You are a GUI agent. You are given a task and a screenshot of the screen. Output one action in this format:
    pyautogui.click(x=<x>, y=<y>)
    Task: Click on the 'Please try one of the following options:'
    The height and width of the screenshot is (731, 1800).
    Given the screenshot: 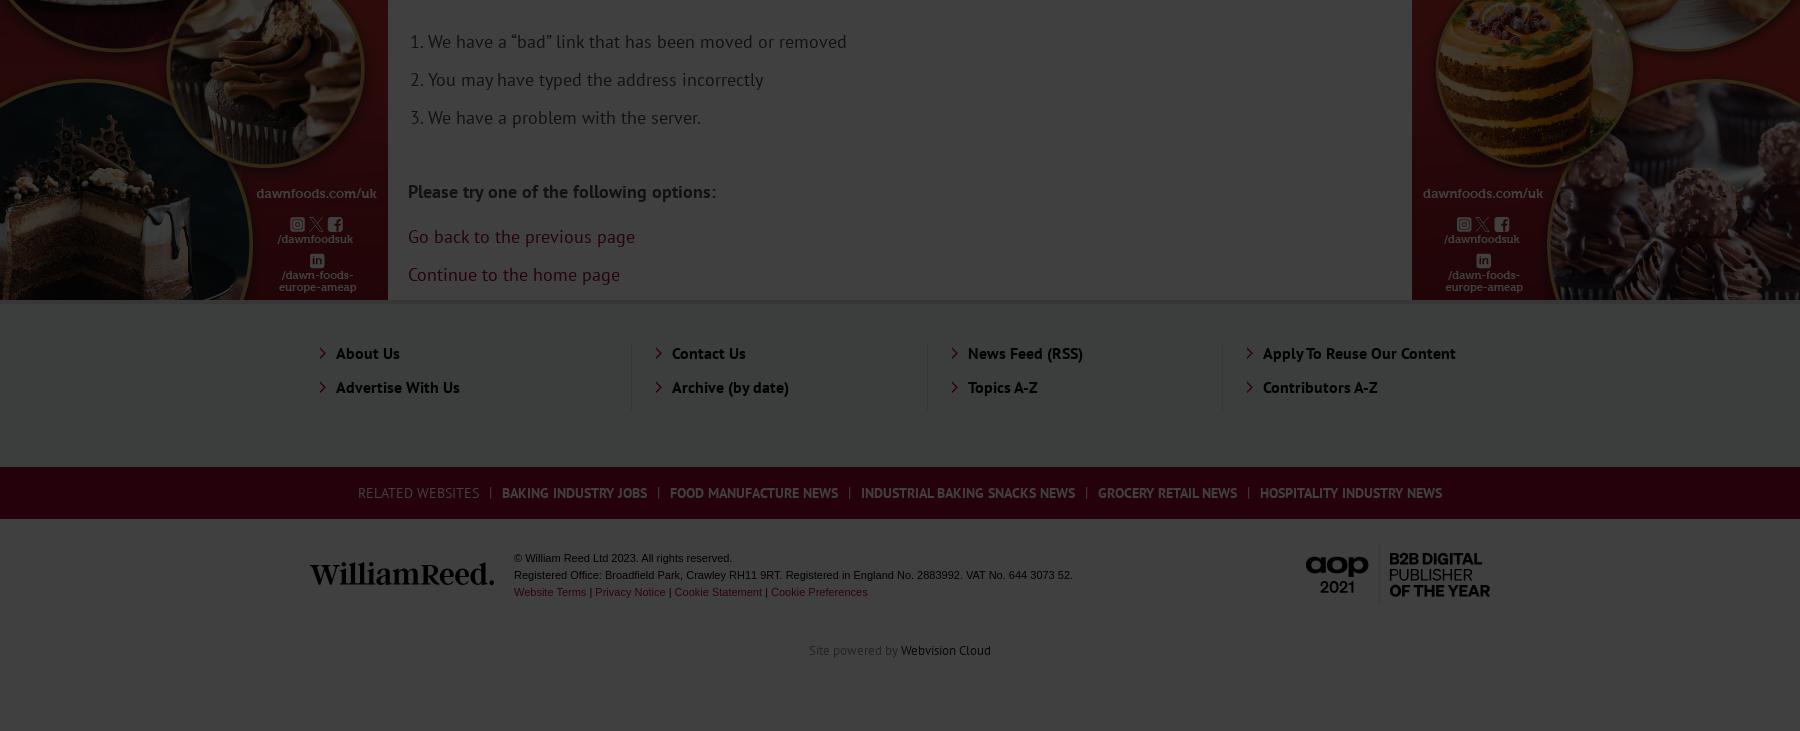 What is the action you would take?
    pyautogui.click(x=560, y=190)
    